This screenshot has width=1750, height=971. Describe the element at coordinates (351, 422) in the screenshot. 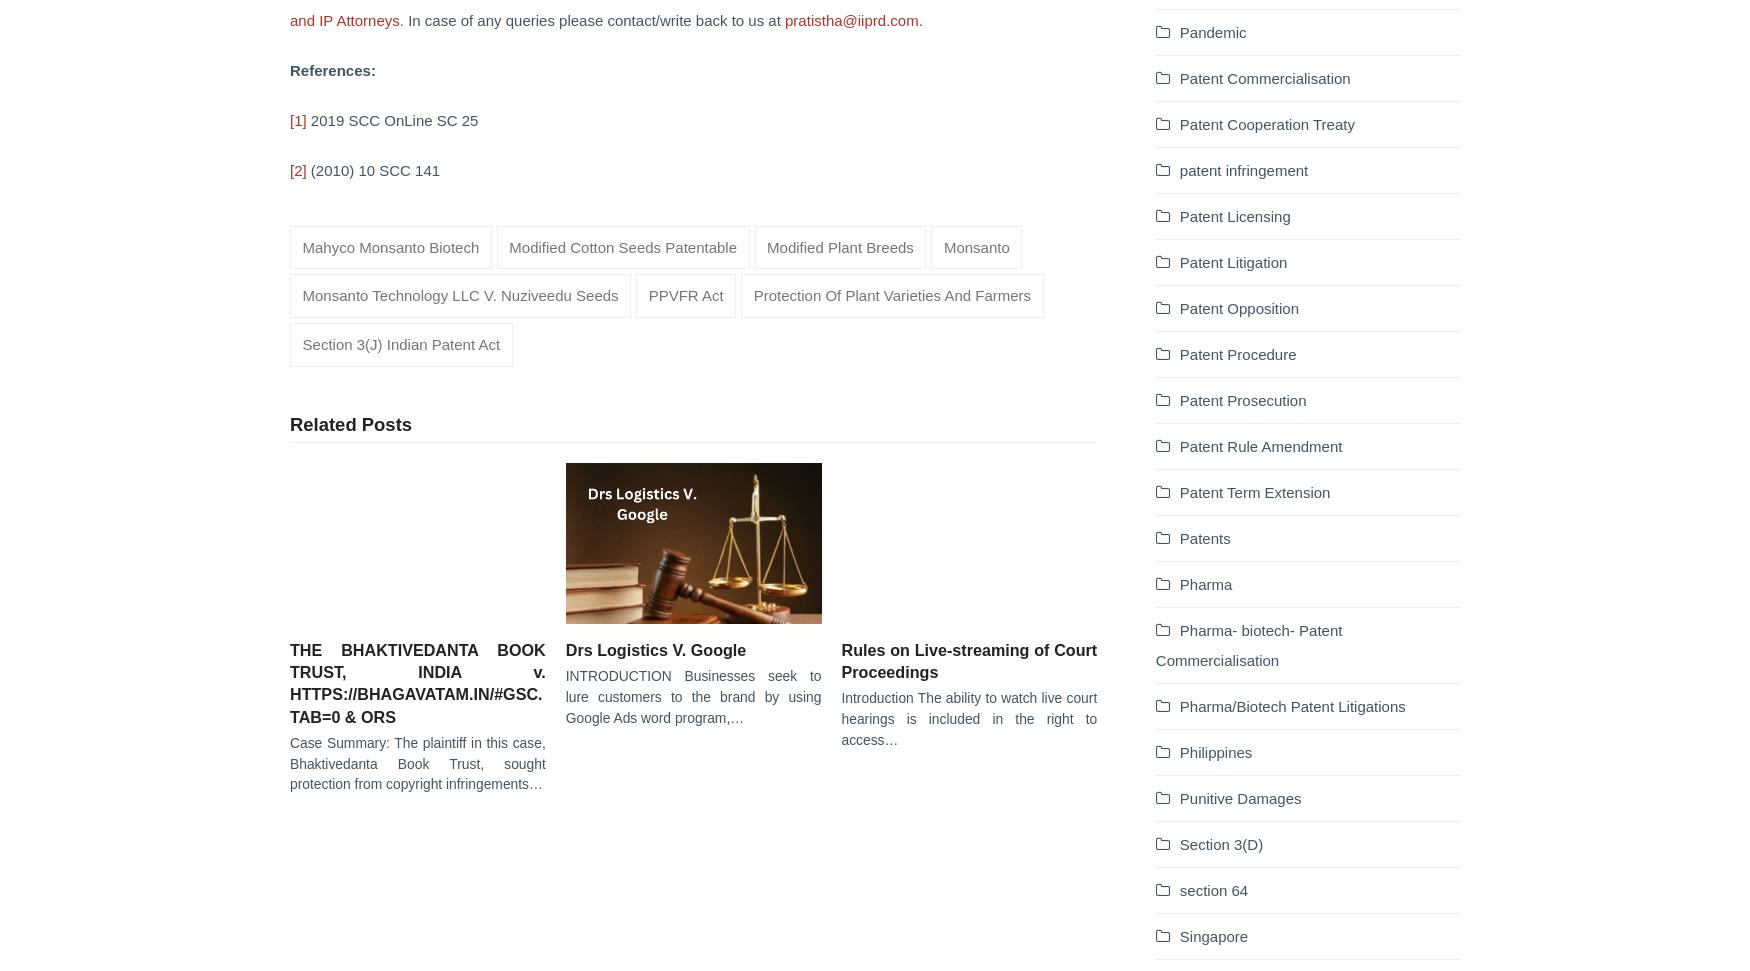

I see `'Related Posts'` at that location.